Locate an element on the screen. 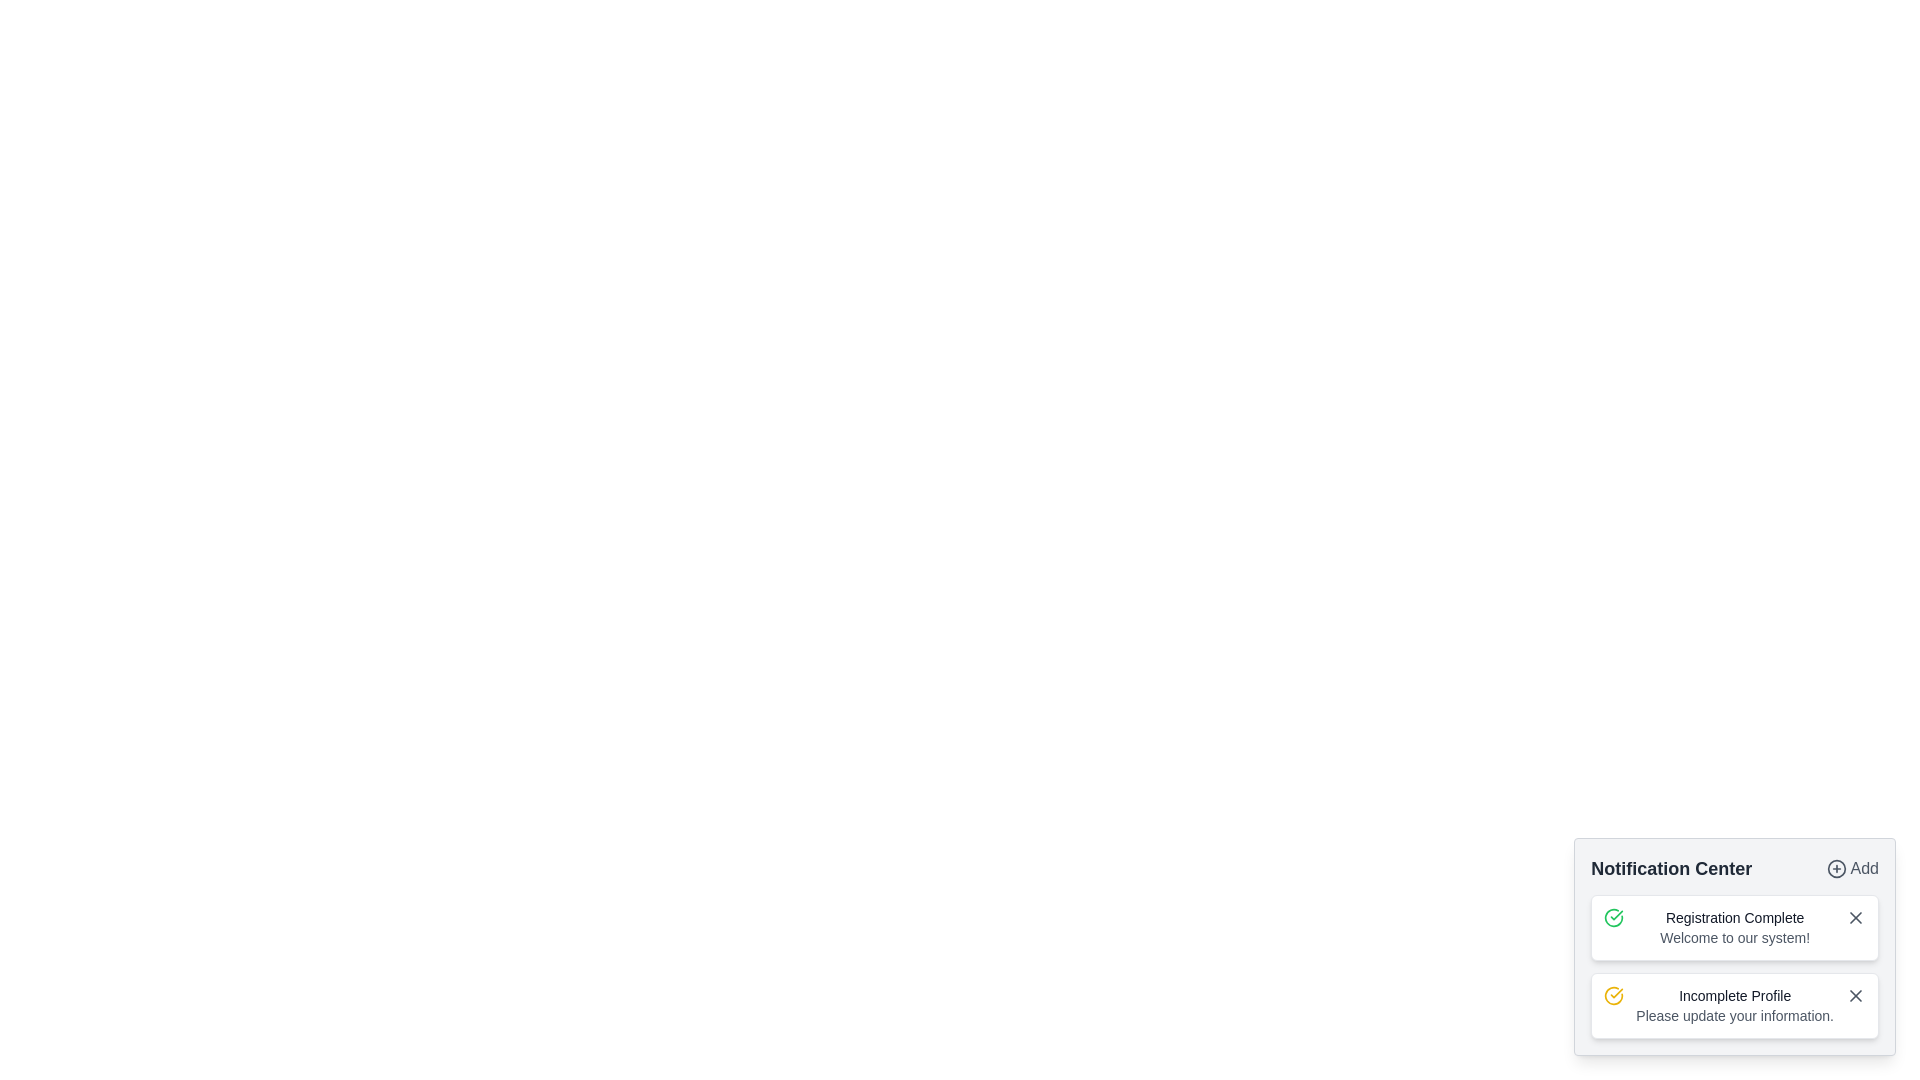  the green outlined circular check icon located on the left side of the 'Registration Complete' notification box is located at coordinates (1614, 918).